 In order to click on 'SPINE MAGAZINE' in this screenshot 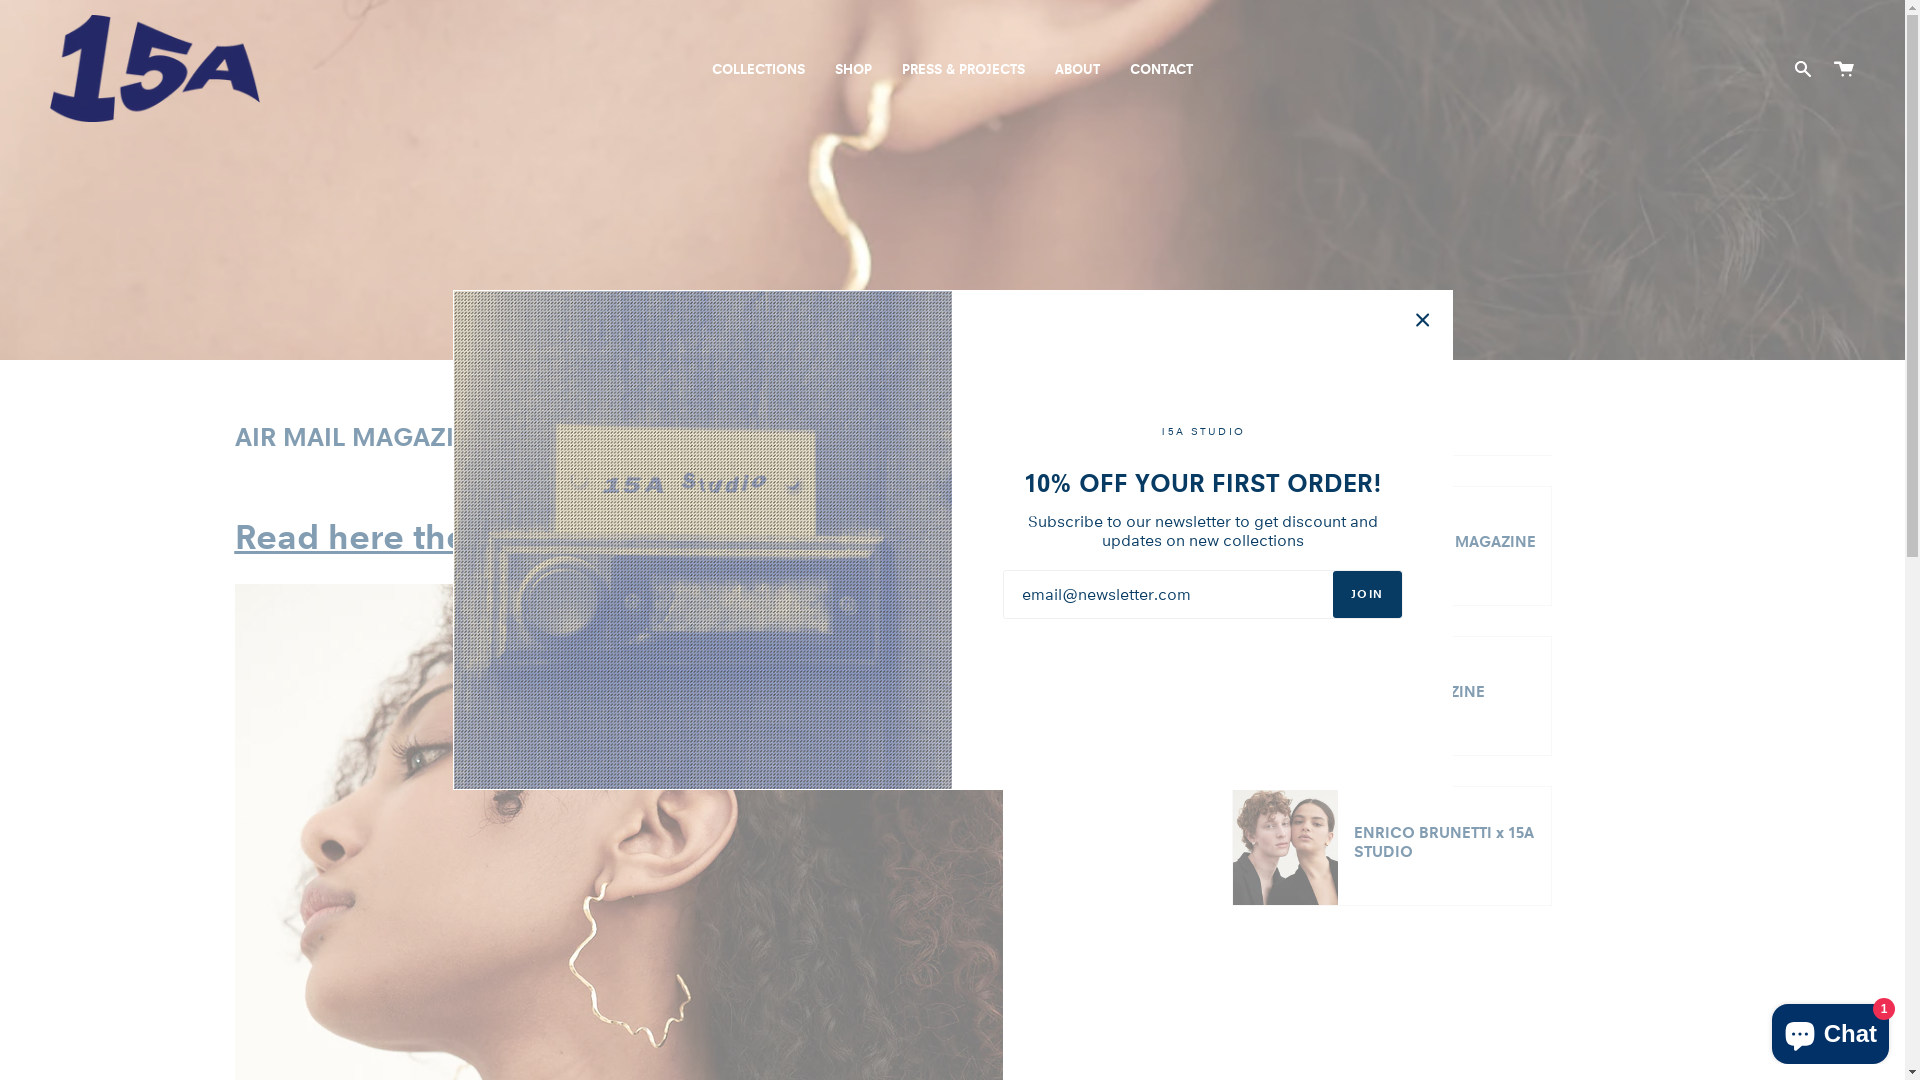, I will do `click(1391, 694)`.